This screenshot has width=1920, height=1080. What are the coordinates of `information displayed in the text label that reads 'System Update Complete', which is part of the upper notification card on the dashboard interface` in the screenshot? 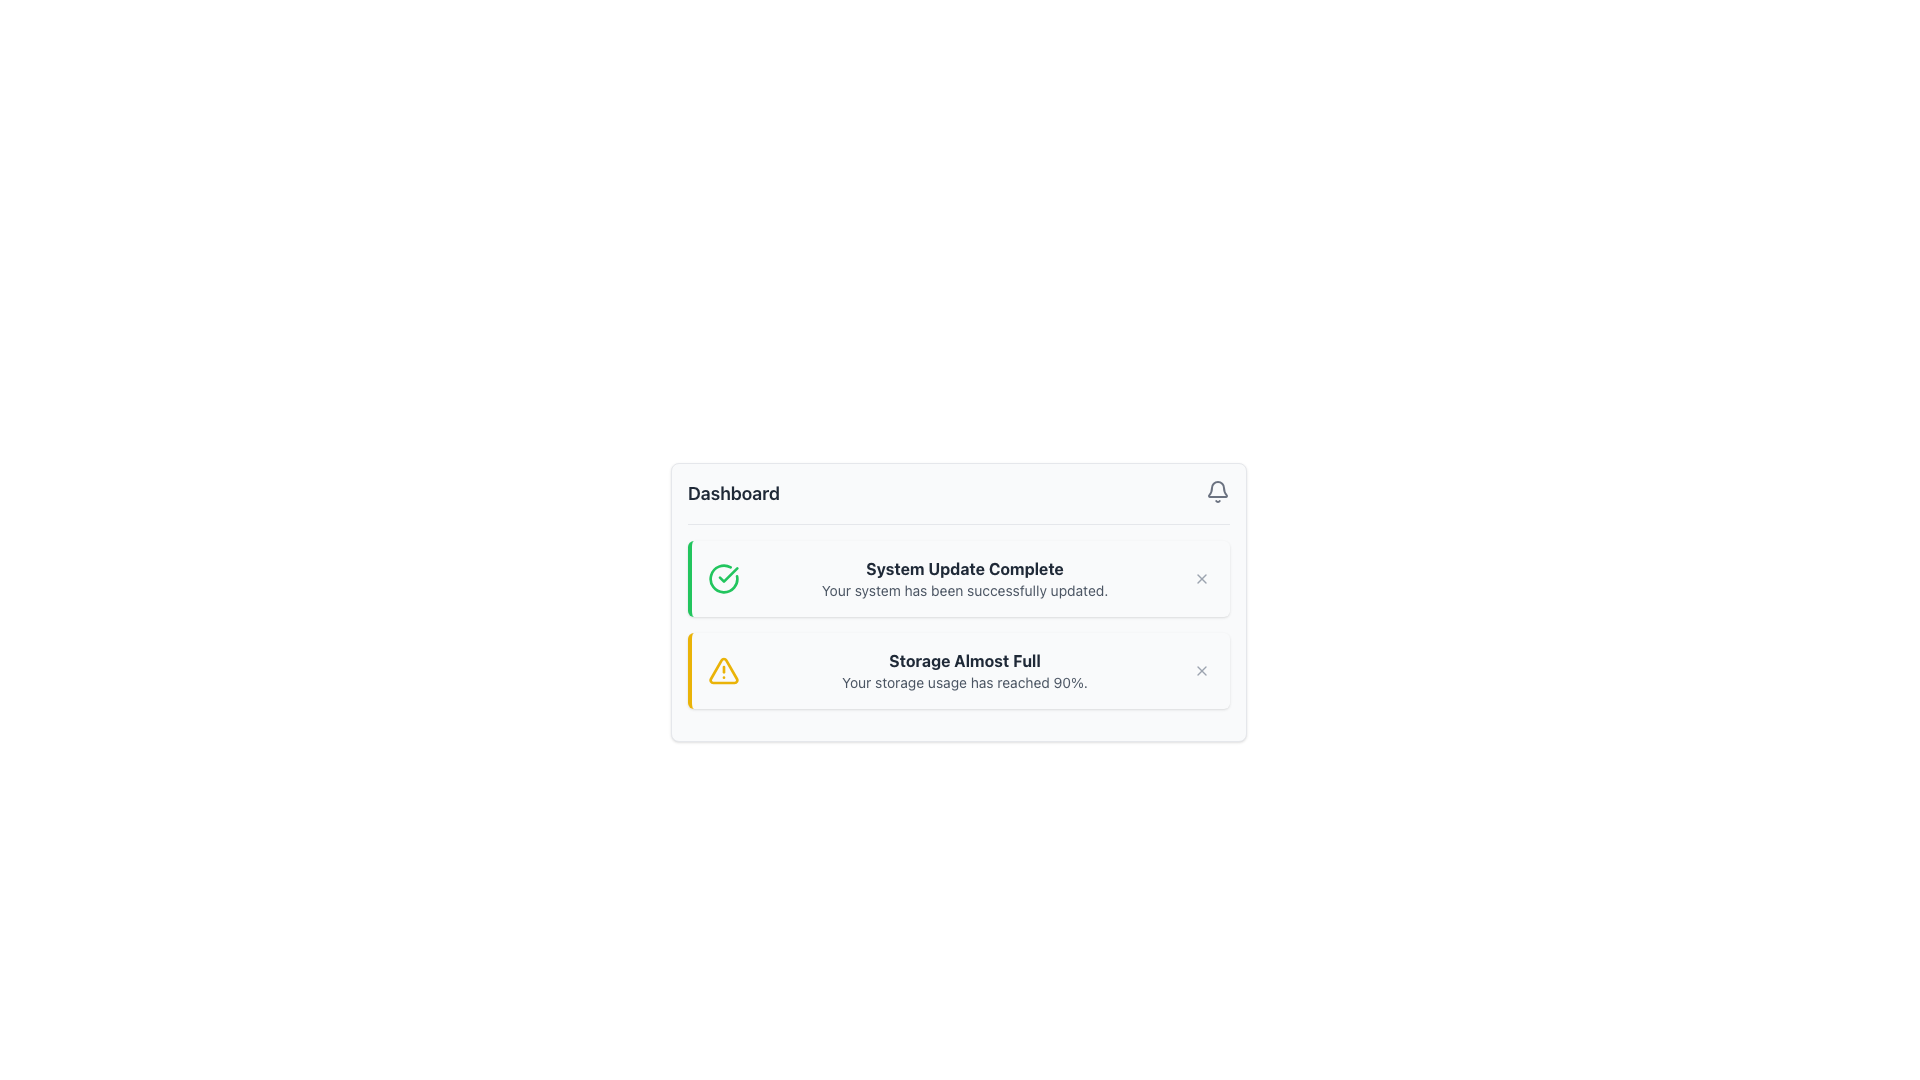 It's located at (964, 569).